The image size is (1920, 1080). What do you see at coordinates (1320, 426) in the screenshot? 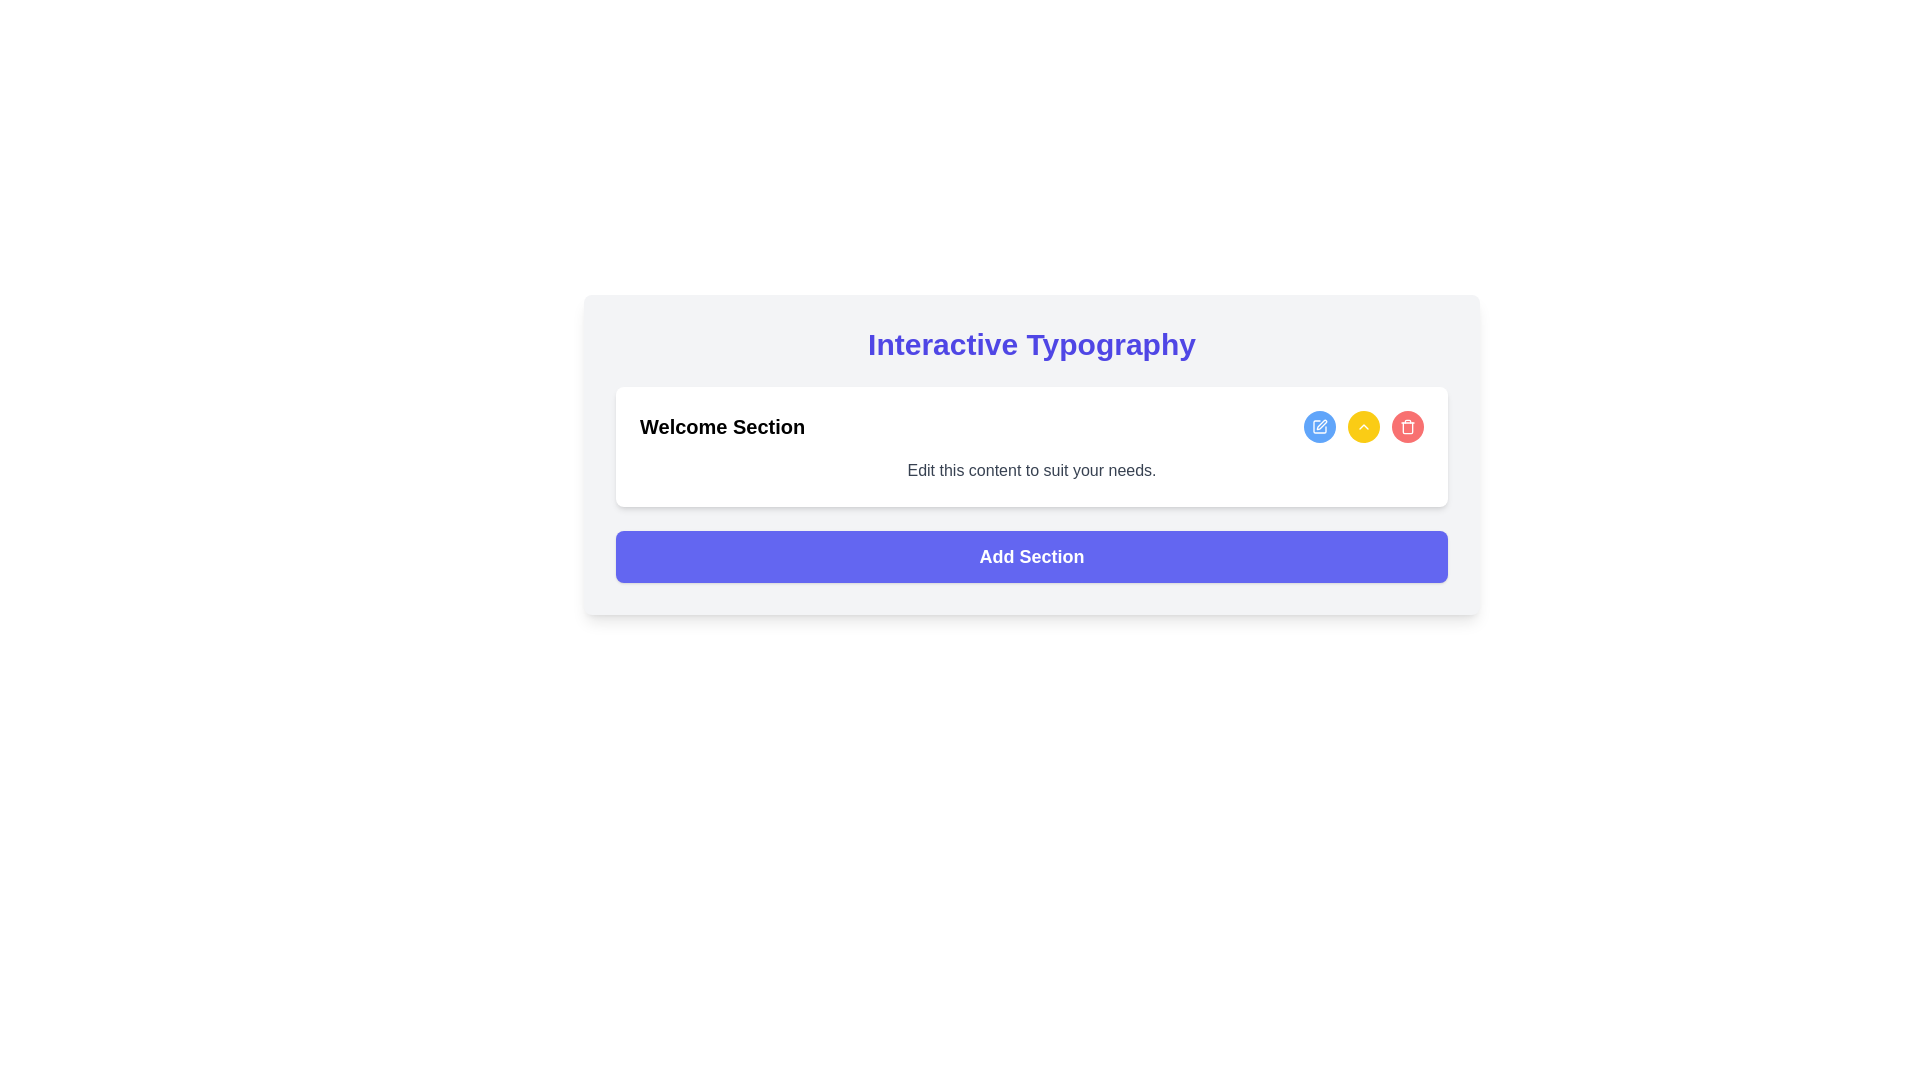
I see `the graphical icon button styled to resemble a pen inside a square, which is the first icon from the left in a horizontal group of three icons on the right of the rectangular white card, associated with editing the 'Welcome Section'` at bounding box center [1320, 426].